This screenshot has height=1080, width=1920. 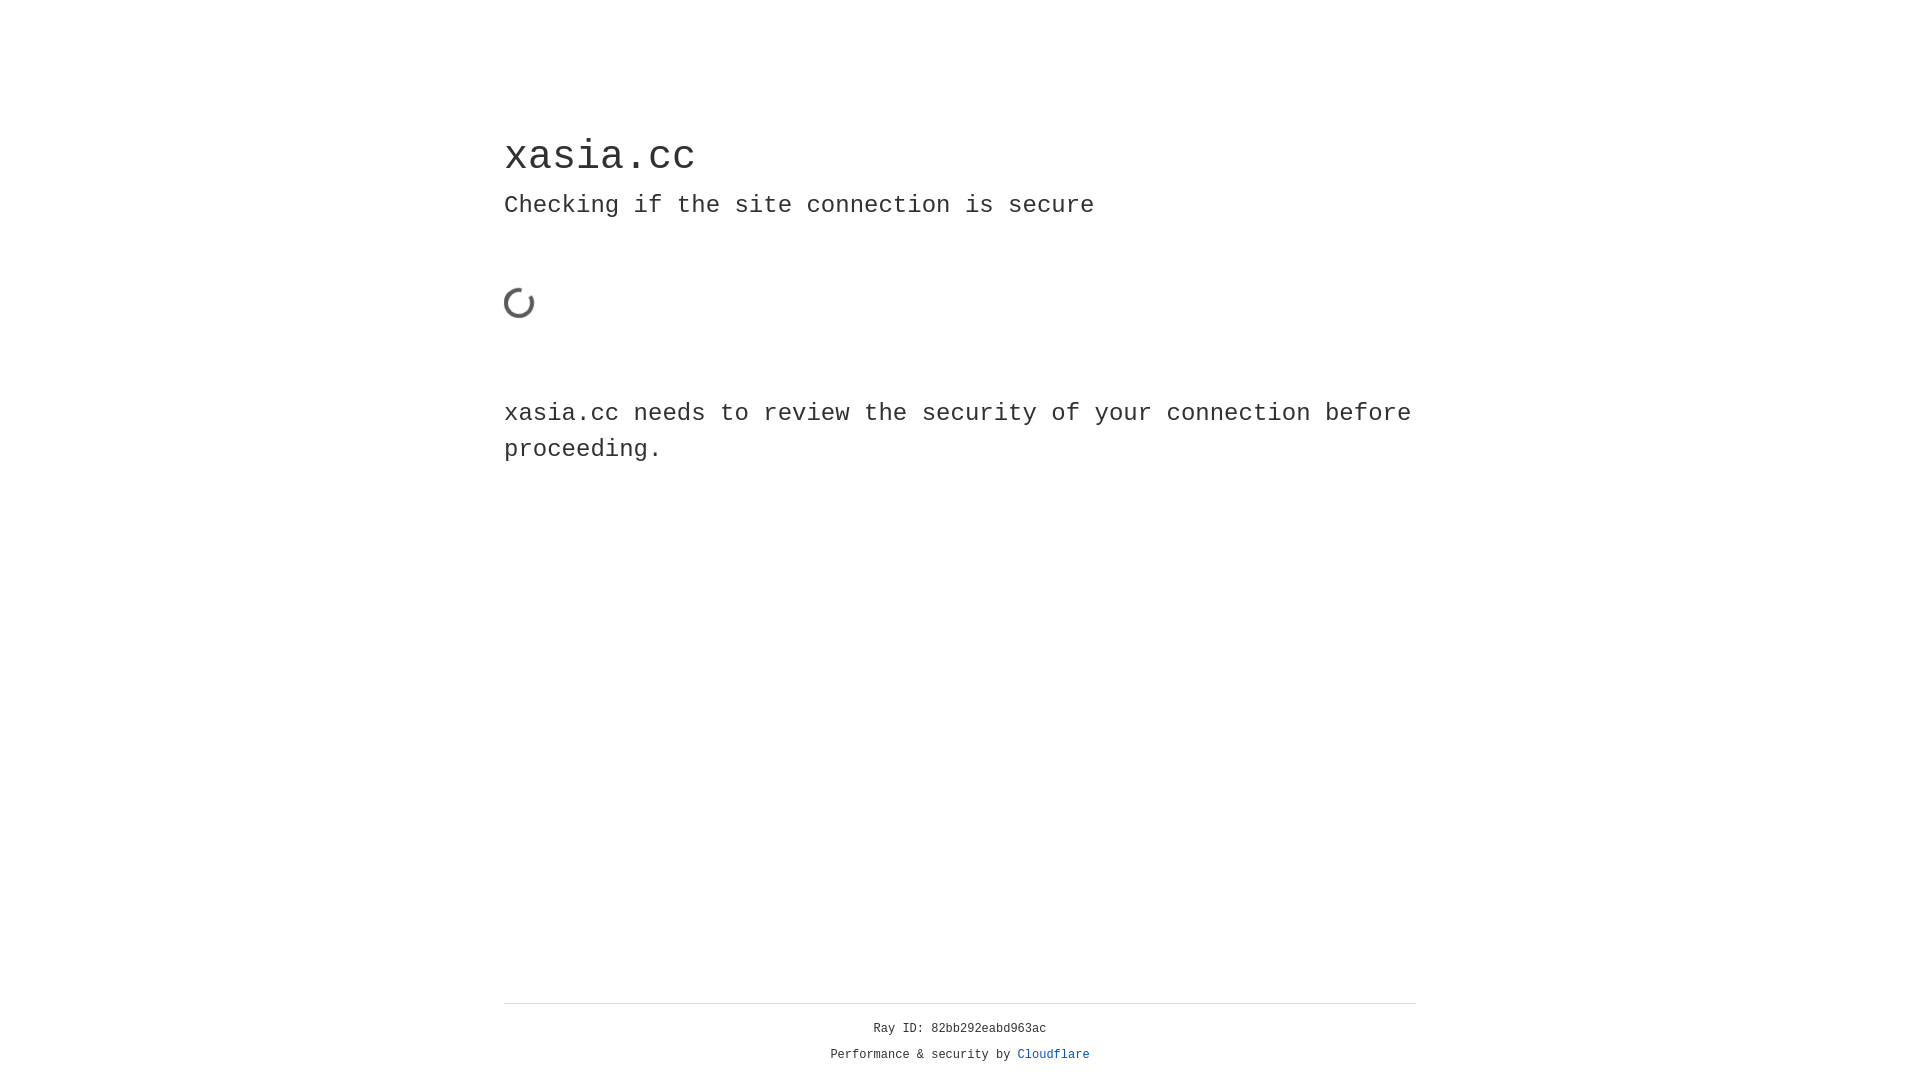 What do you see at coordinates (1053, 1054) in the screenshot?
I see `'Cloudflare'` at bounding box center [1053, 1054].